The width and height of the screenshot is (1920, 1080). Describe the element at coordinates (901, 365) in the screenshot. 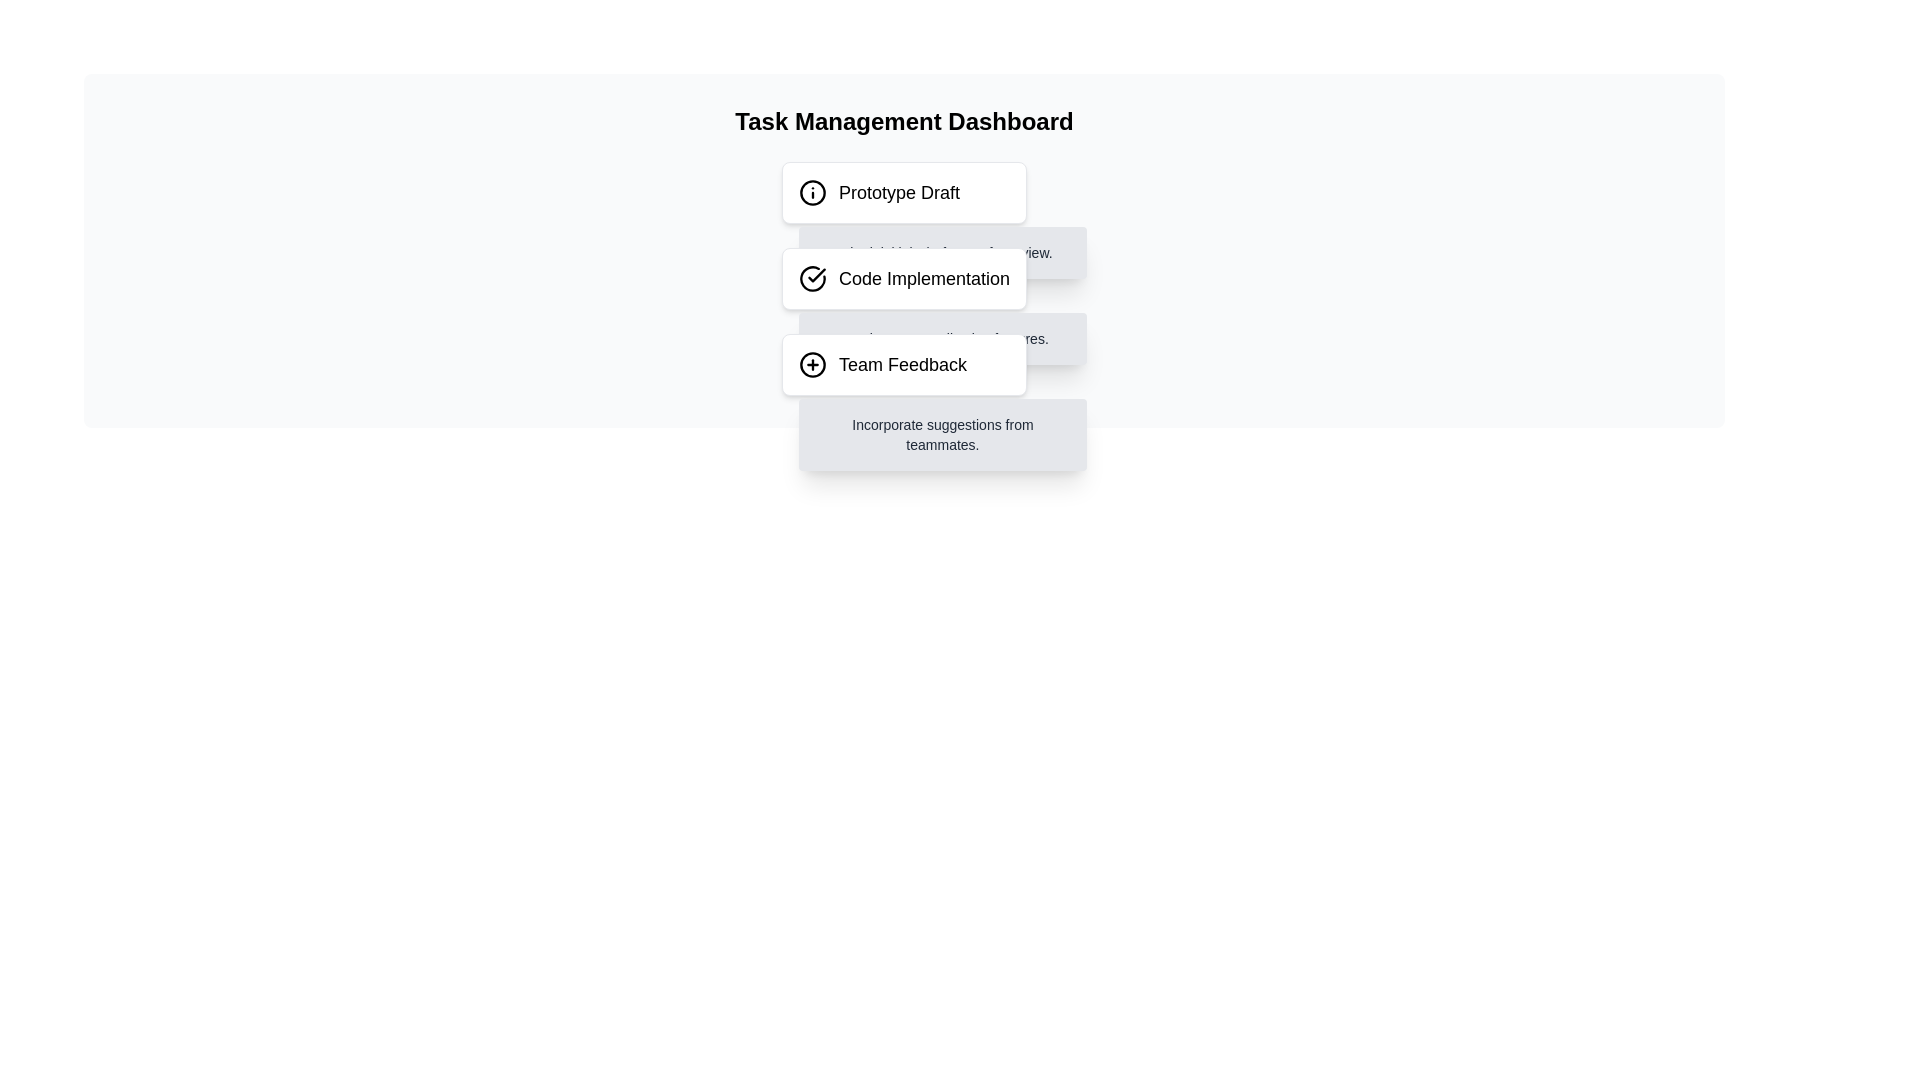

I see `the descriptive text label located in the third item of a vertical list, positioned between the 'Code Implementation' group and the fourth section at the bottom of the interface` at that location.